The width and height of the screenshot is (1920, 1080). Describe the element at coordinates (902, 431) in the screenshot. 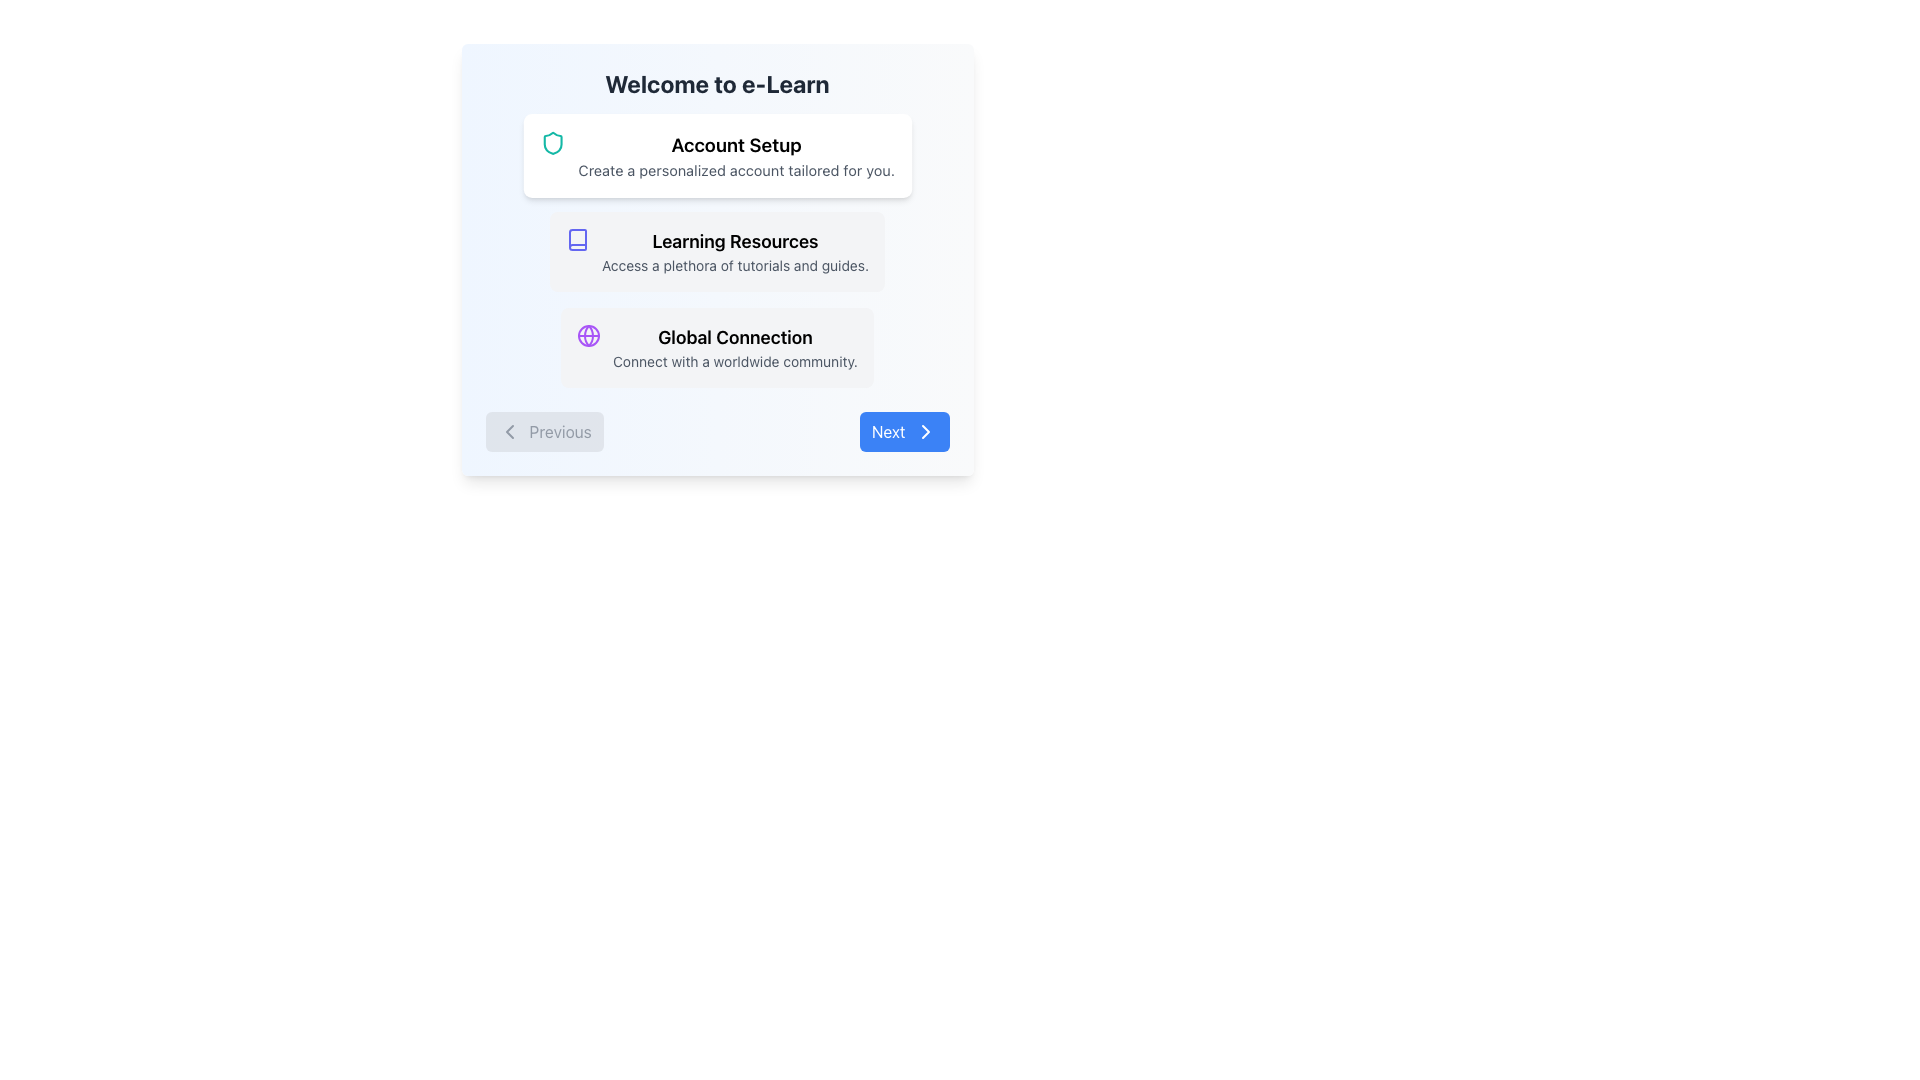

I see `the 'Next' button, which is a rectangular button with white text on a blue background, located at the lower-right corner of the navigation section in a multi-step setup interface` at that location.